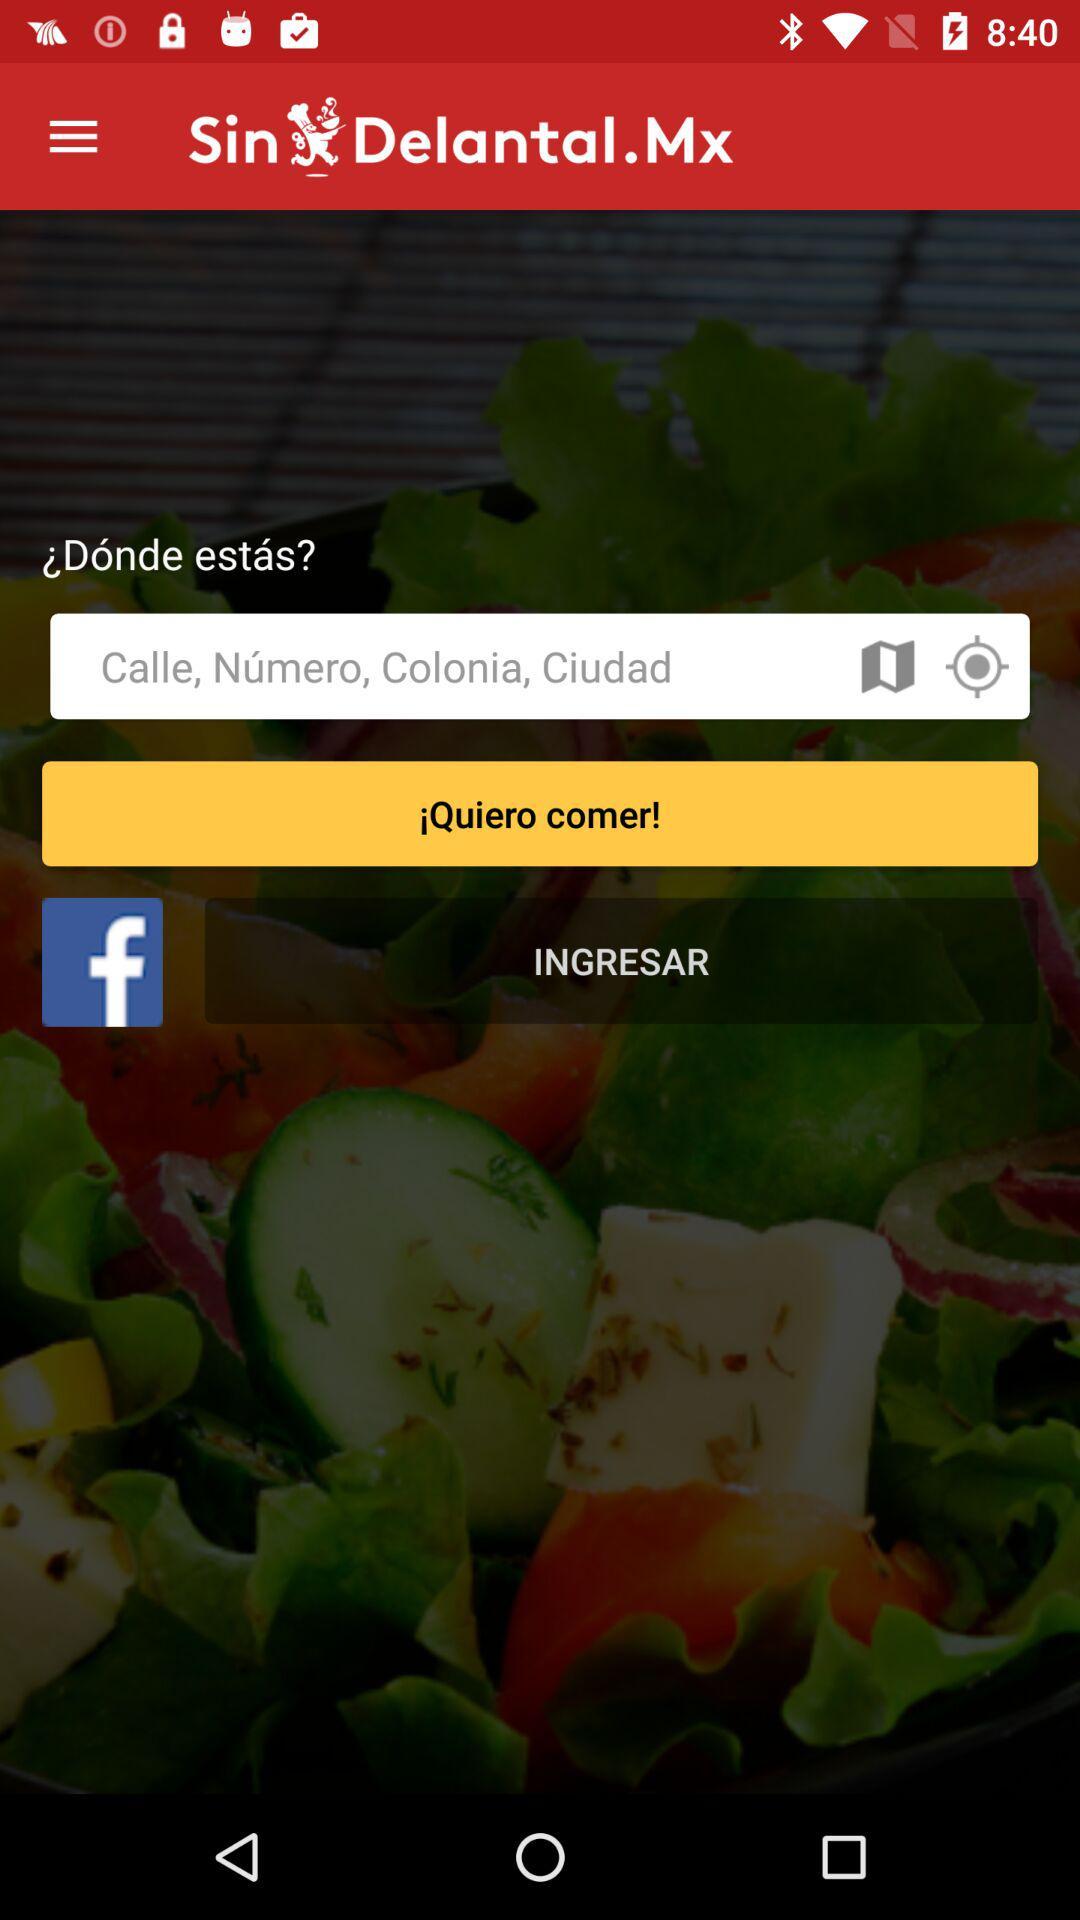 The width and height of the screenshot is (1080, 1920). Describe the element at coordinates (102, 962) in the screenshot. I see `open facebook` at that location.